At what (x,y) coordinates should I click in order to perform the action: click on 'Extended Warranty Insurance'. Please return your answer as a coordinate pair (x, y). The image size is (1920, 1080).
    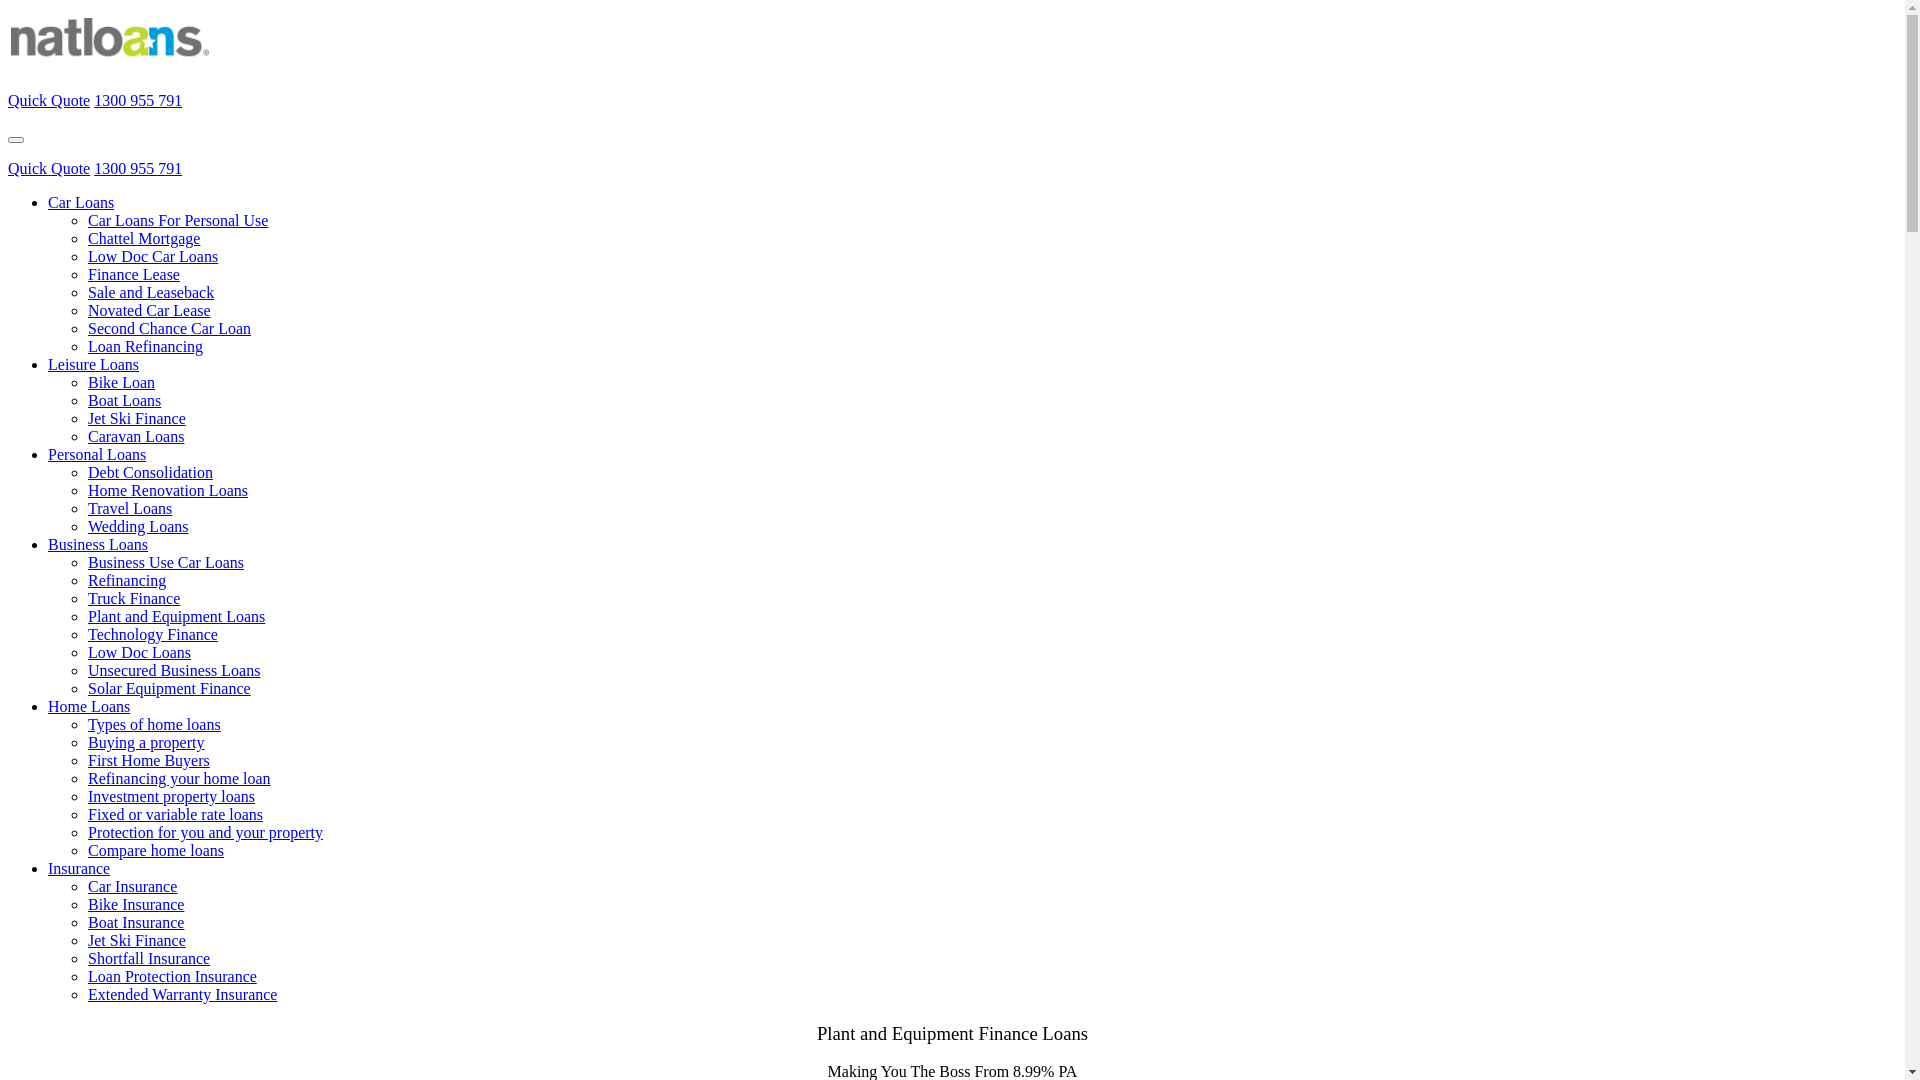
    Looking at the image, I should click on (182, 994).